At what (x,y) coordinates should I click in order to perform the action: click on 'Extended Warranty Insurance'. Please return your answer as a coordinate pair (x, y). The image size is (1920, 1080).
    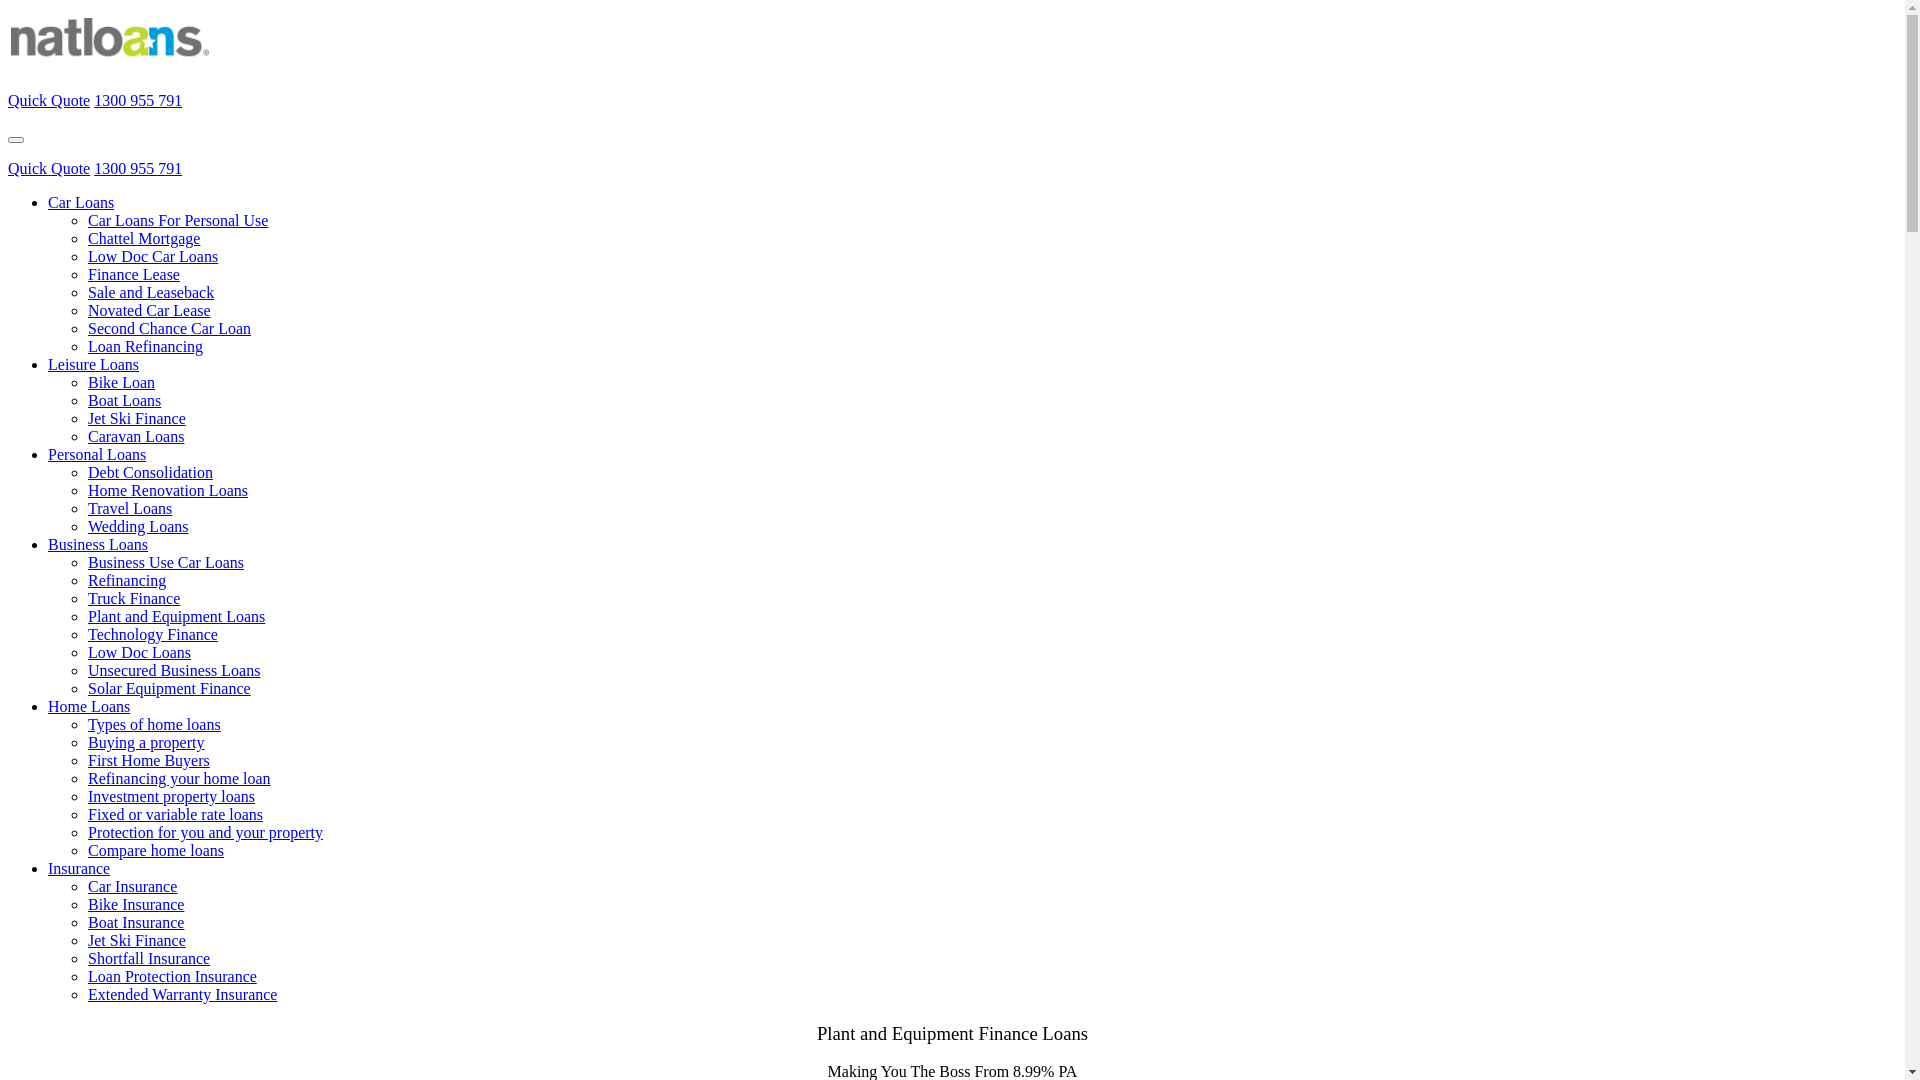
    Looking at the image, I should click on (182, 994).